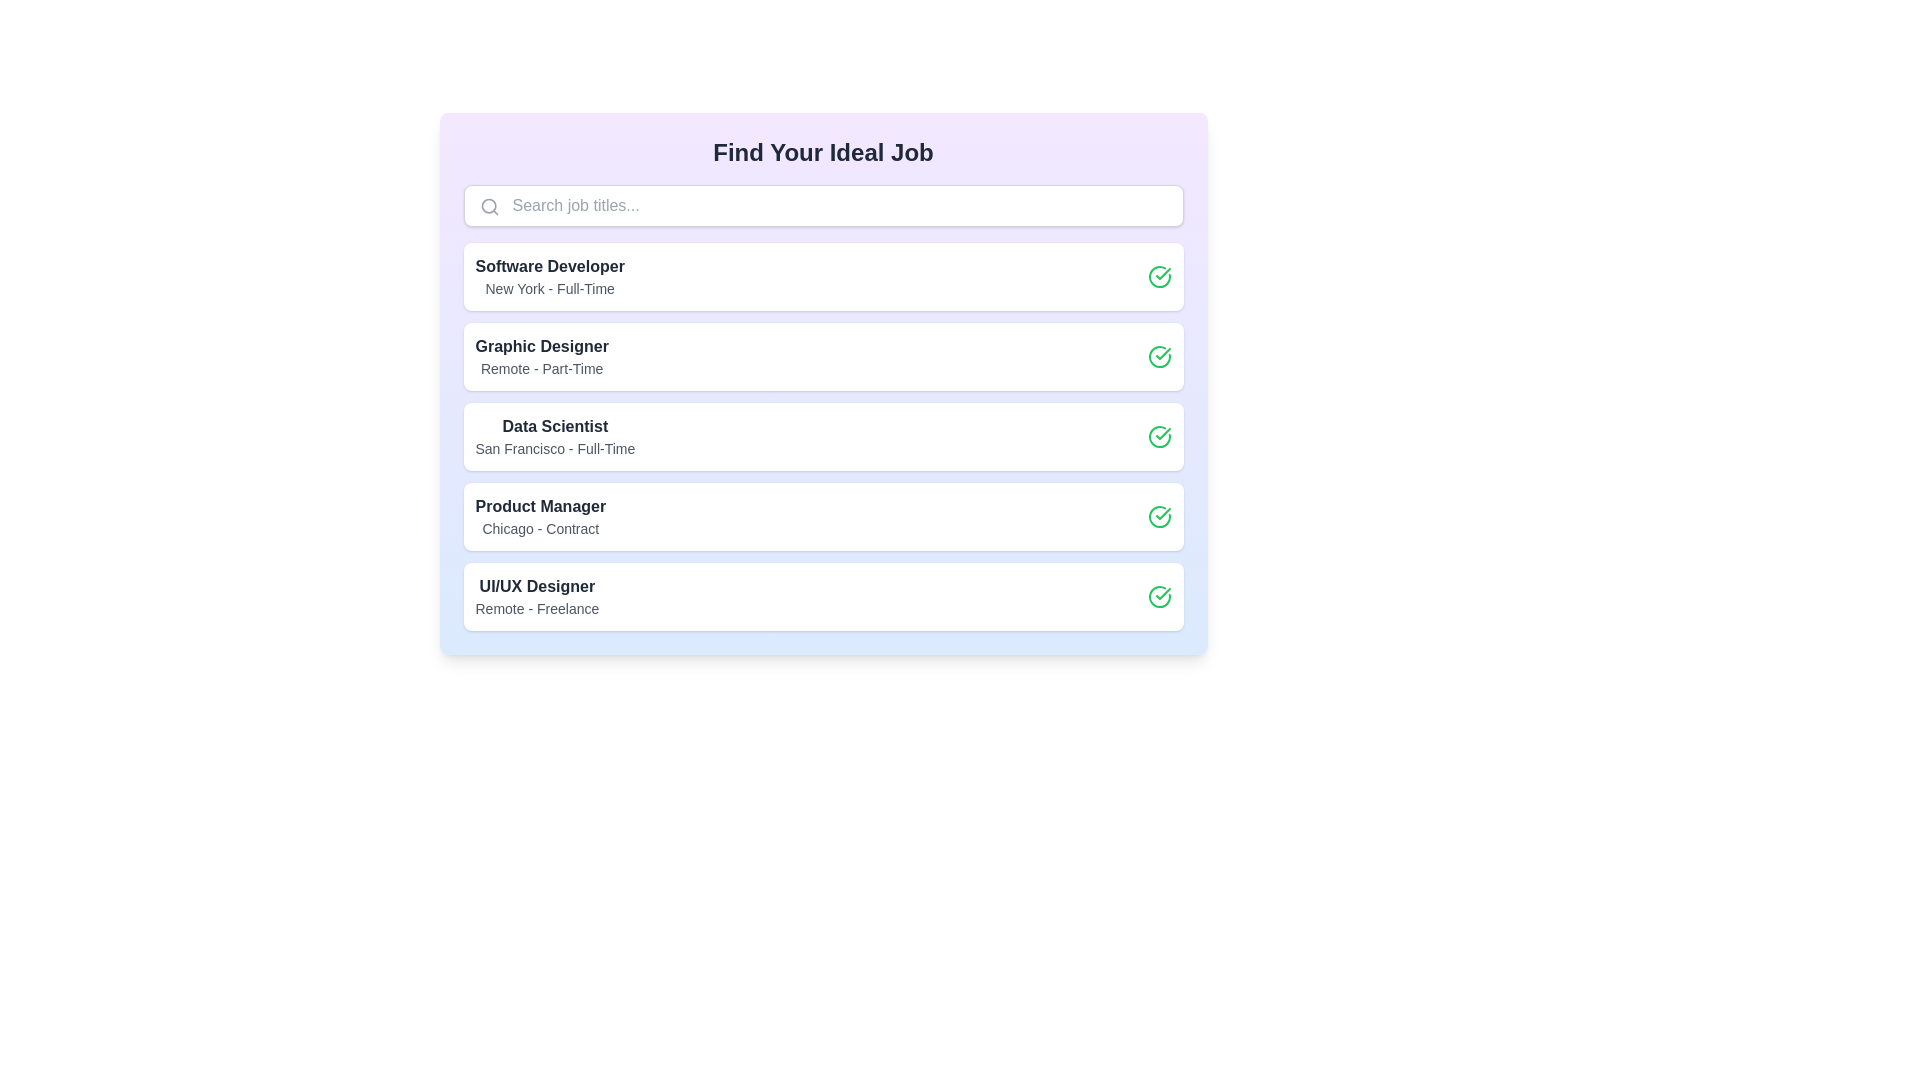 This screenshot has width=1920, height=1080. I want to click on the text element displaying 'UI/UX Designer' within a rounded white card at the bottom of the job postings list, so click(537, 596).